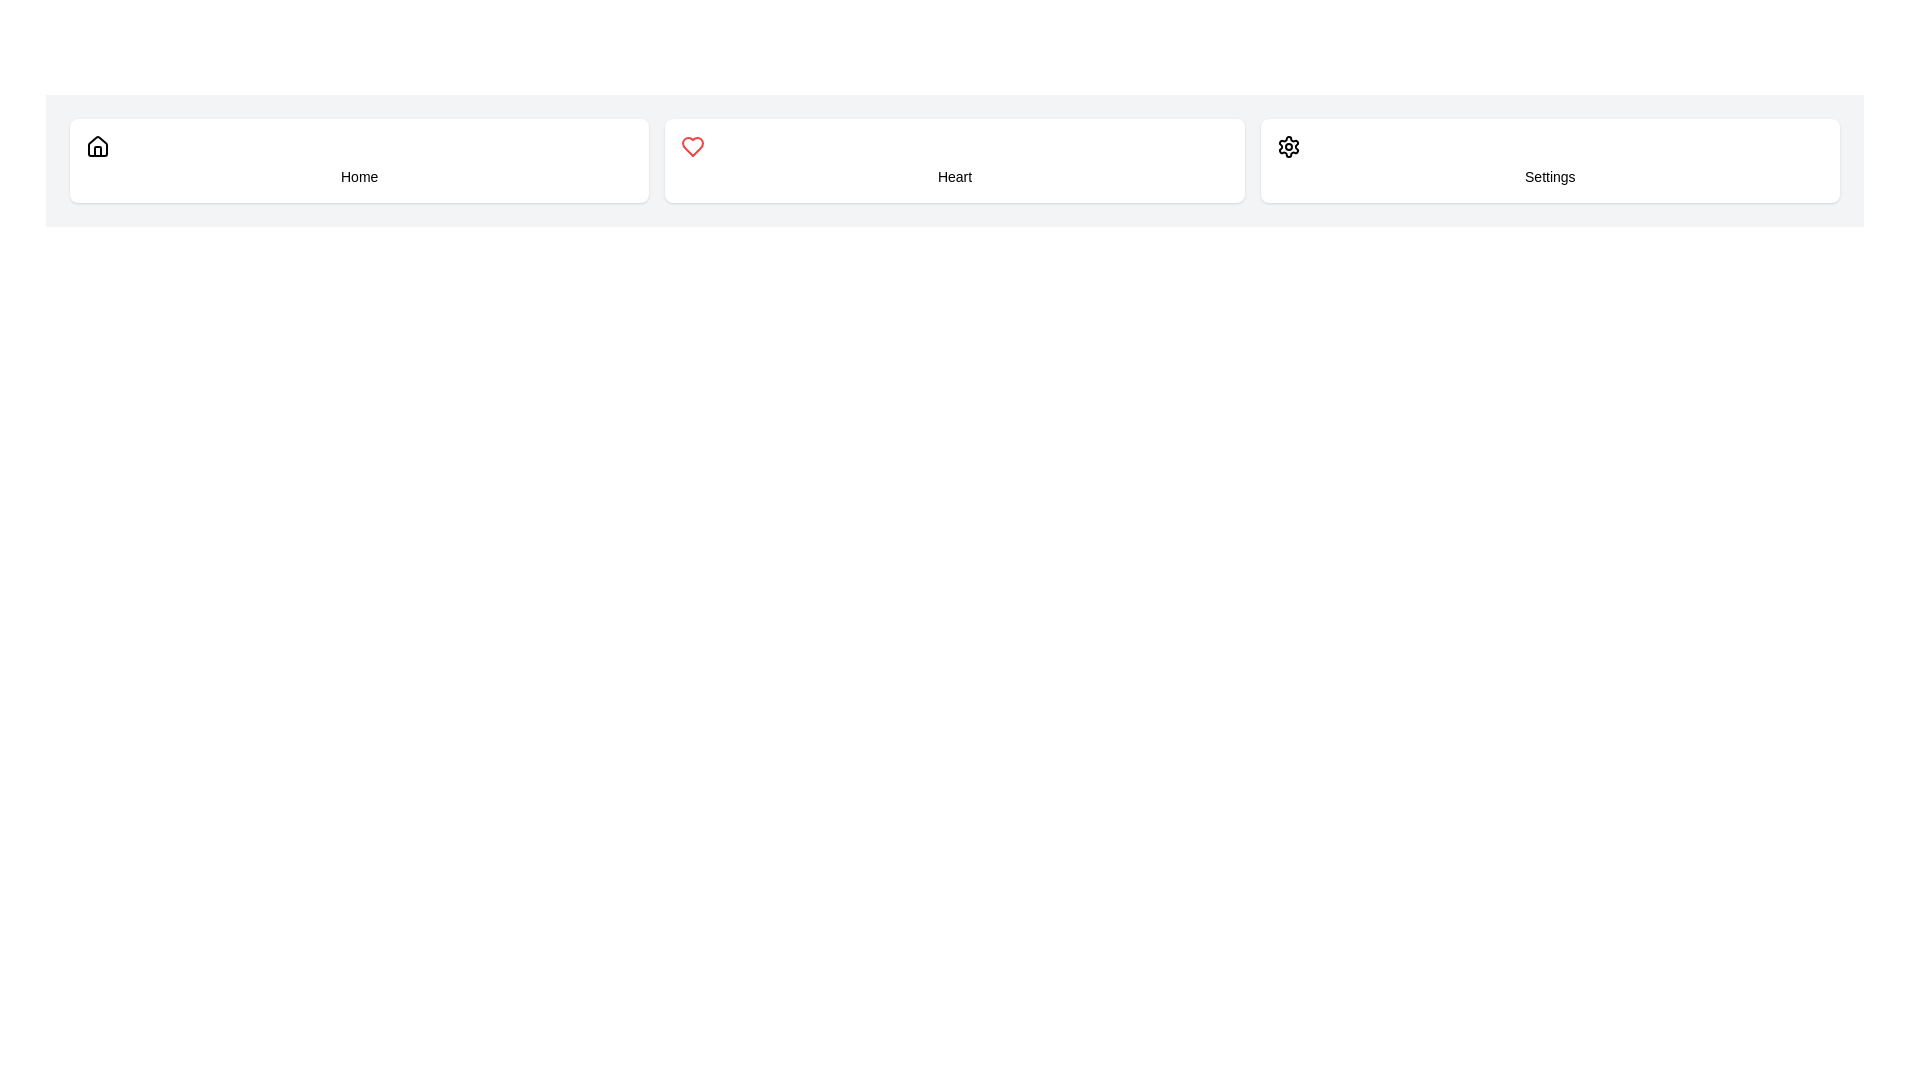 The width and height of the screenshot is (1920, 1080). Describe the element at coordinates (1549, 160) in the screenshot. I see `the navigation button that likely directs users to the settings page, located in the third position from the left in a horizontal set of three buttons labeled 'Home', 'Heart', and 'Settings'` at that location.